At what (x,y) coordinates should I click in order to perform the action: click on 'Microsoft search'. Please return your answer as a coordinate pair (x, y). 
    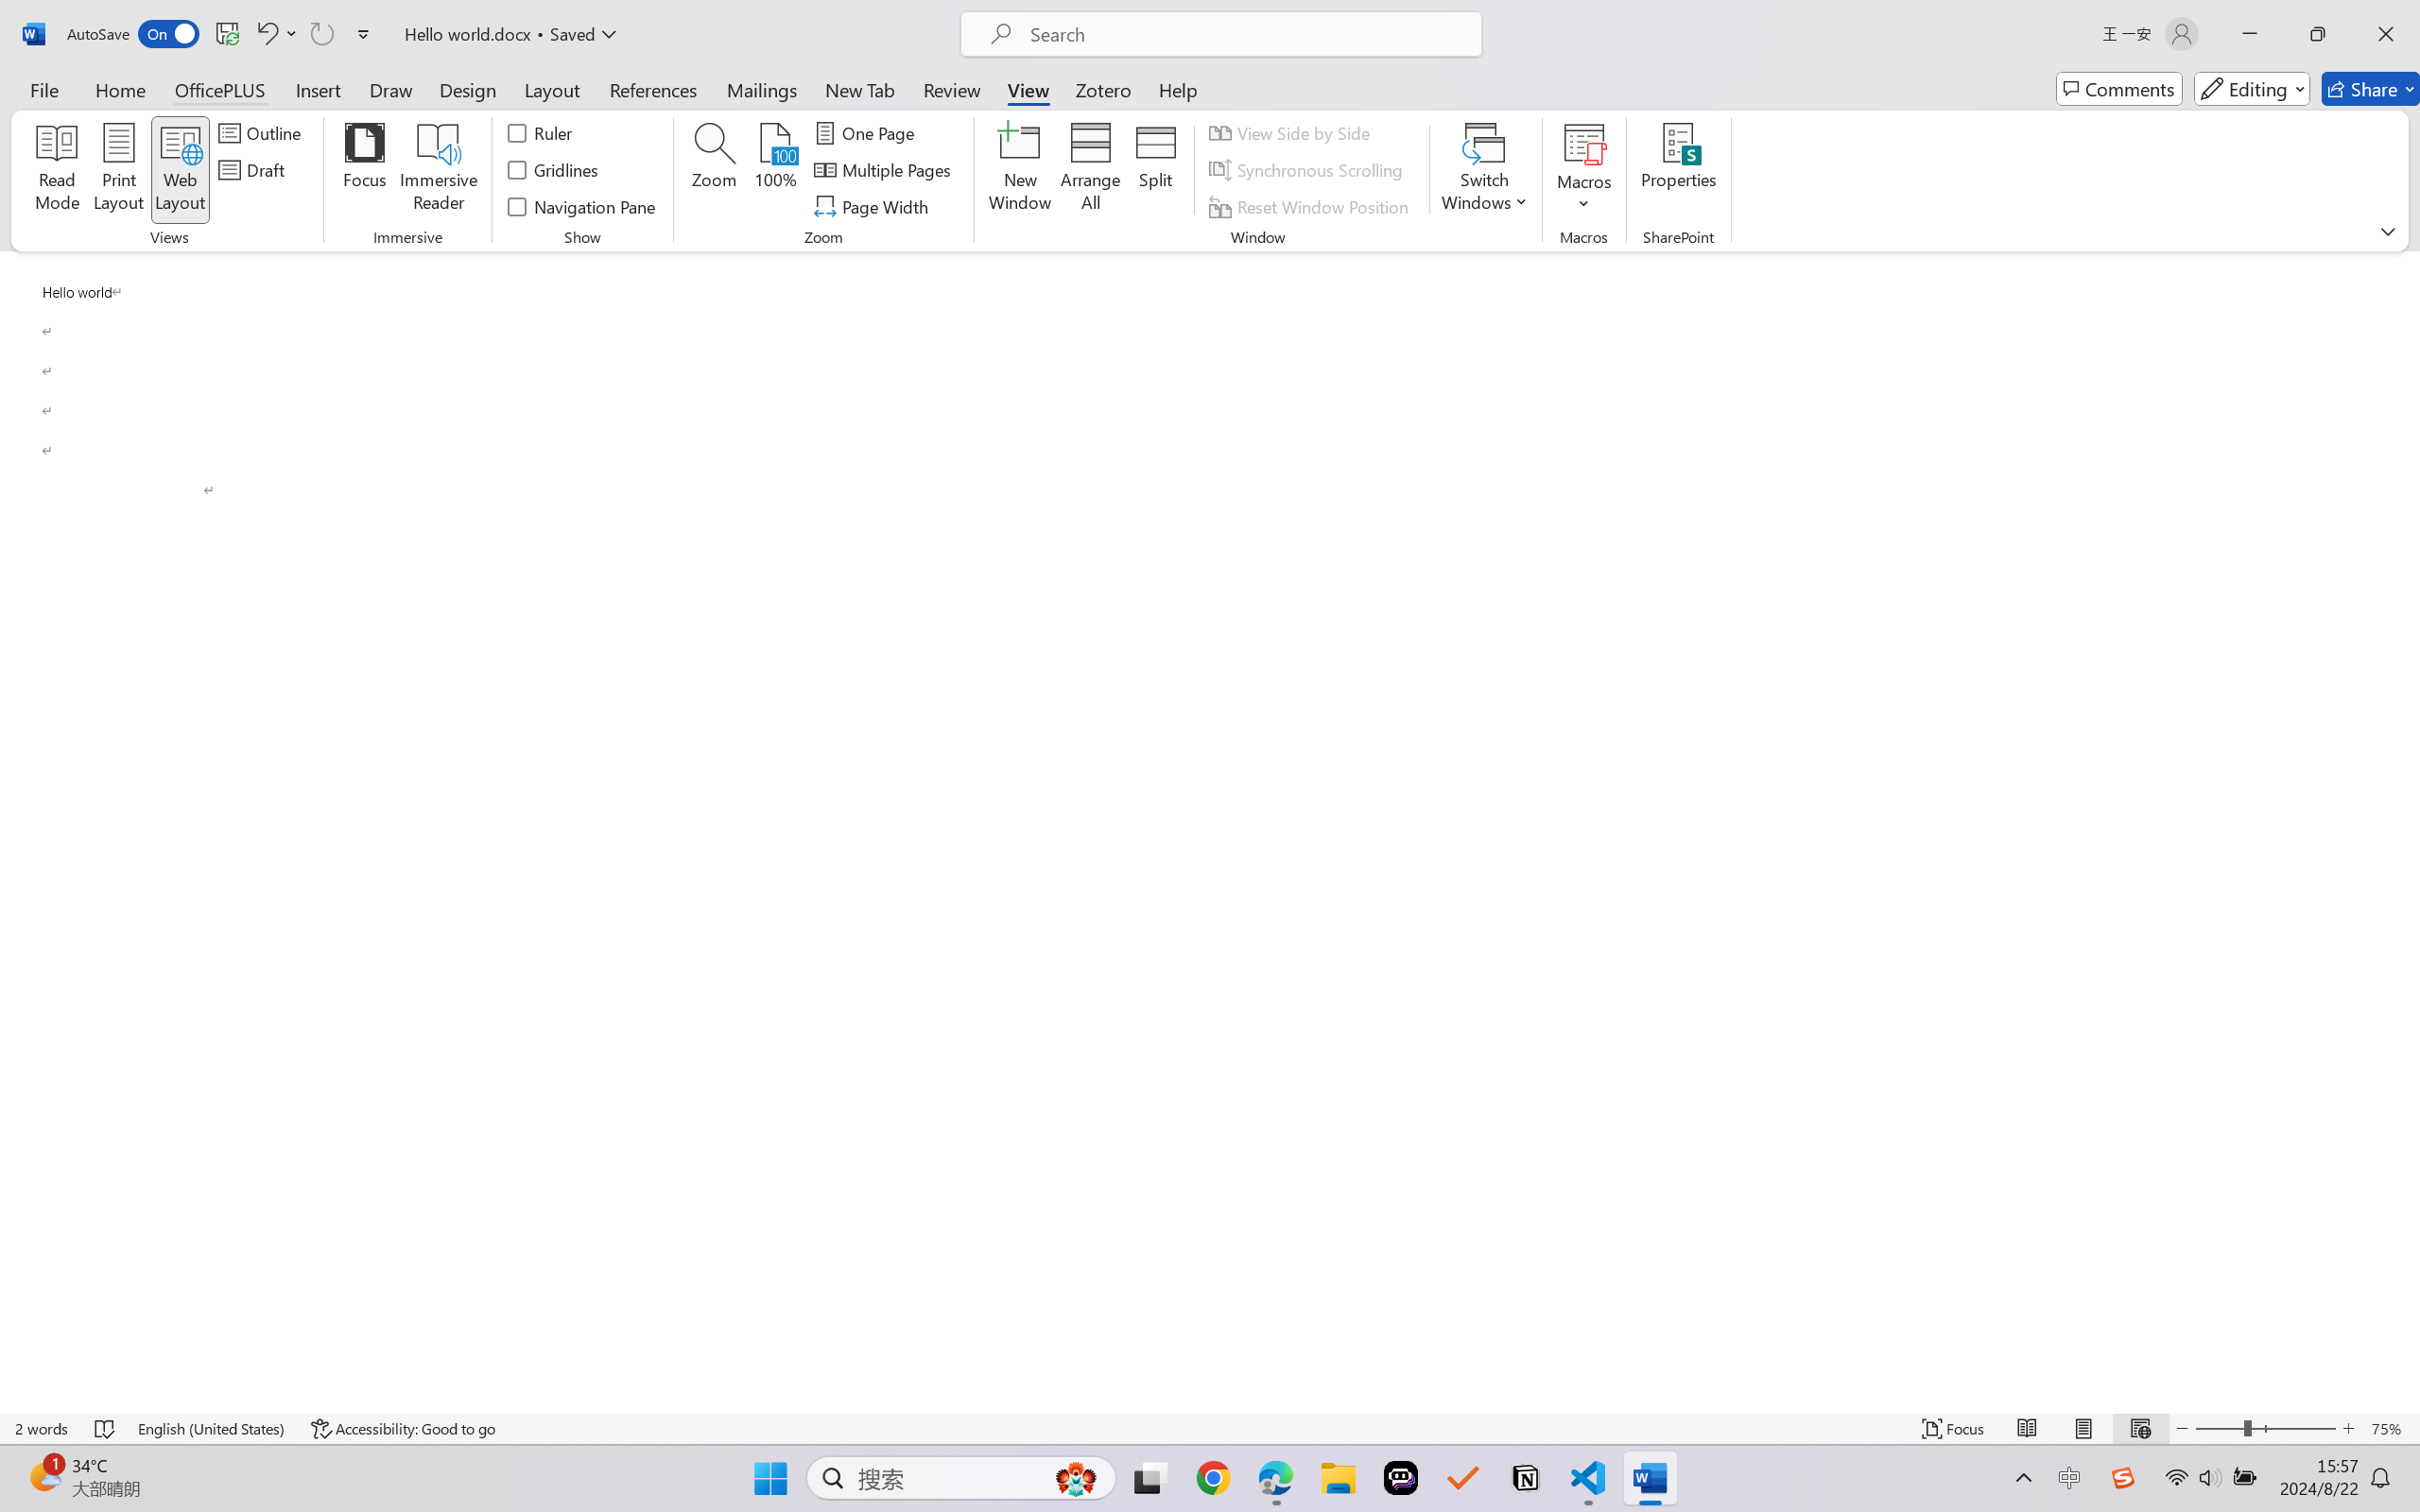
    Looking at the image, I should click on (1246, 33).